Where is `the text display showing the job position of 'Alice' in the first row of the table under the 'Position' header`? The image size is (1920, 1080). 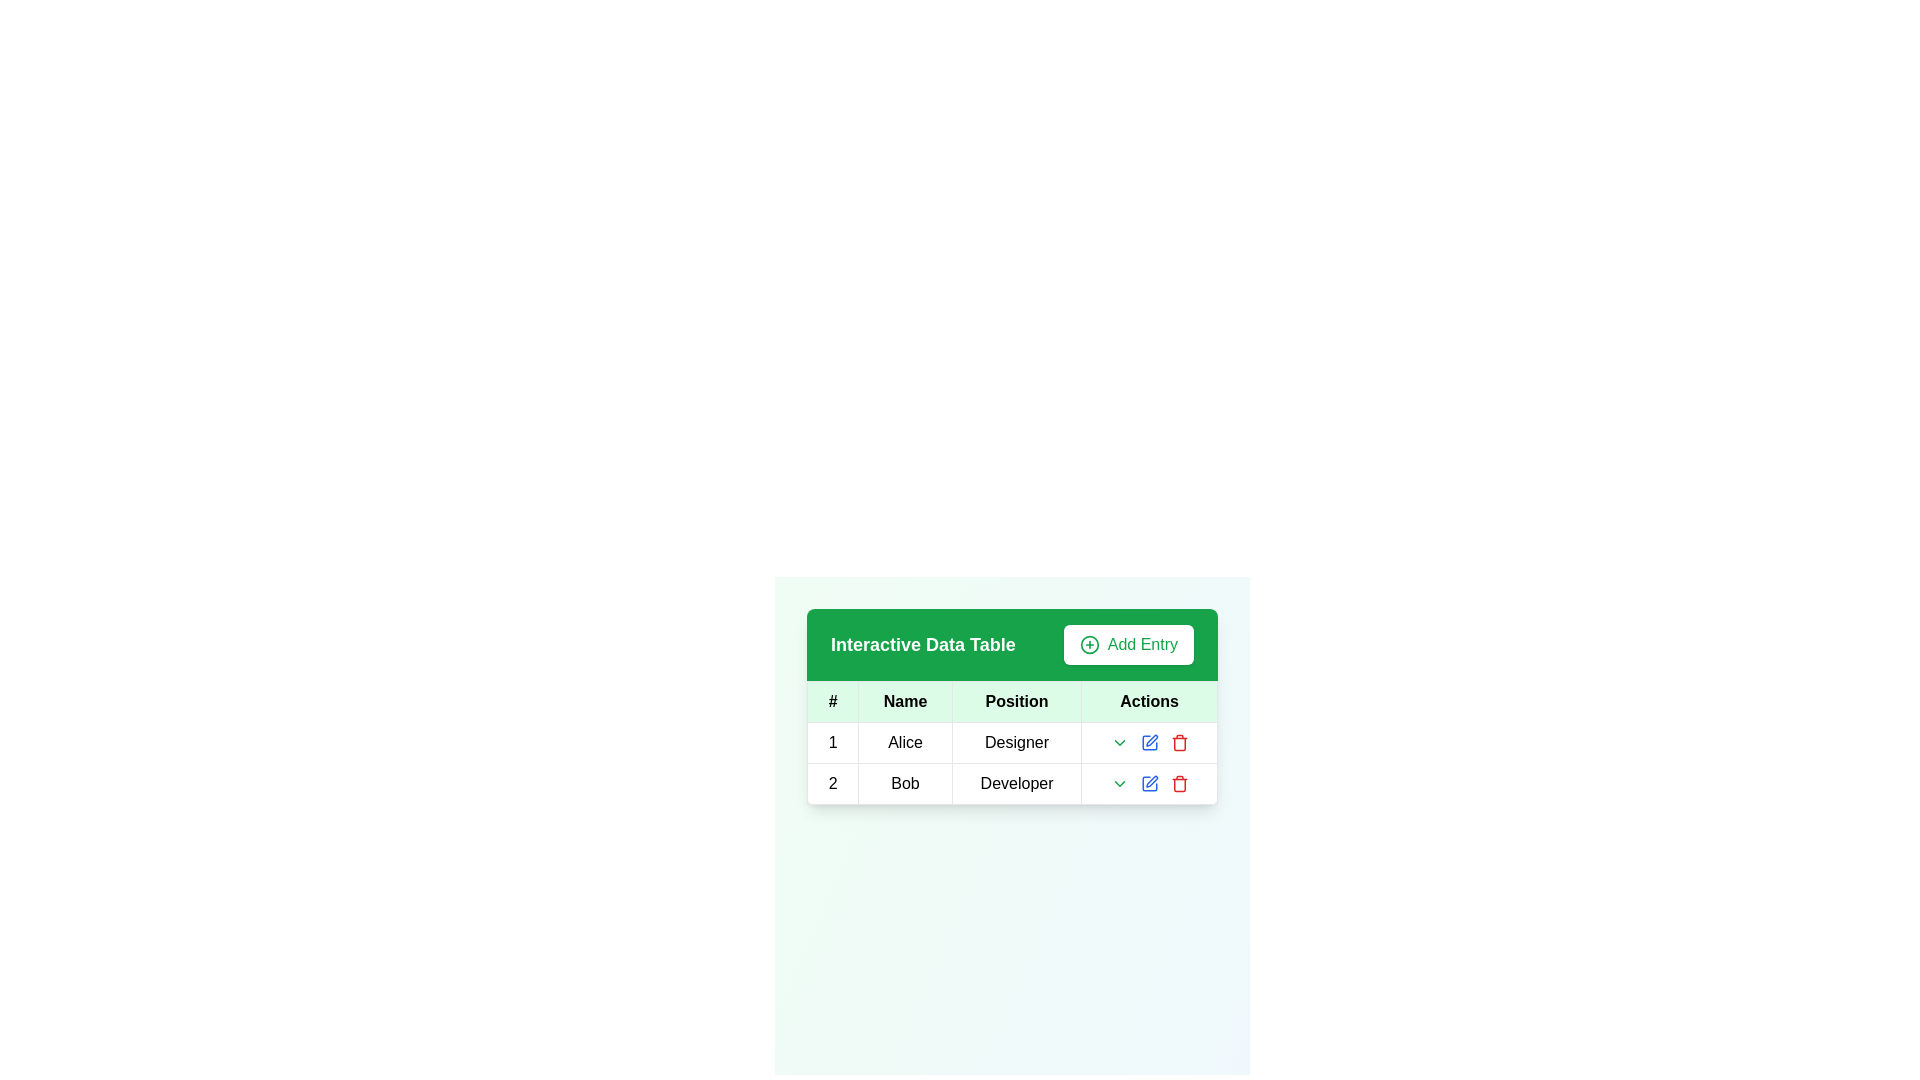
the text display showing the job position of 'Alice' in the first row of the table under the 'Position' header is located at coordinates (1017, 743).